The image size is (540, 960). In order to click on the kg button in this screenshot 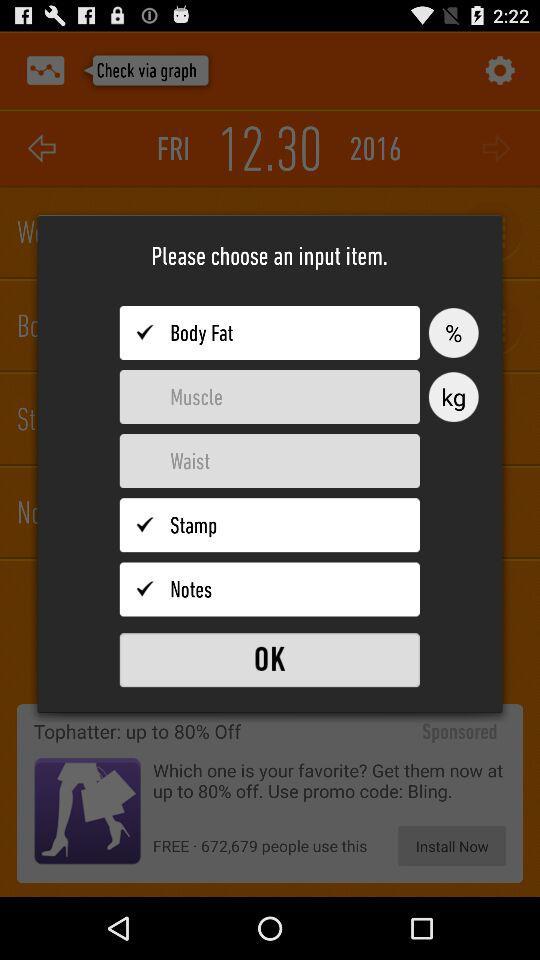, I will do `click(453, 396)`.